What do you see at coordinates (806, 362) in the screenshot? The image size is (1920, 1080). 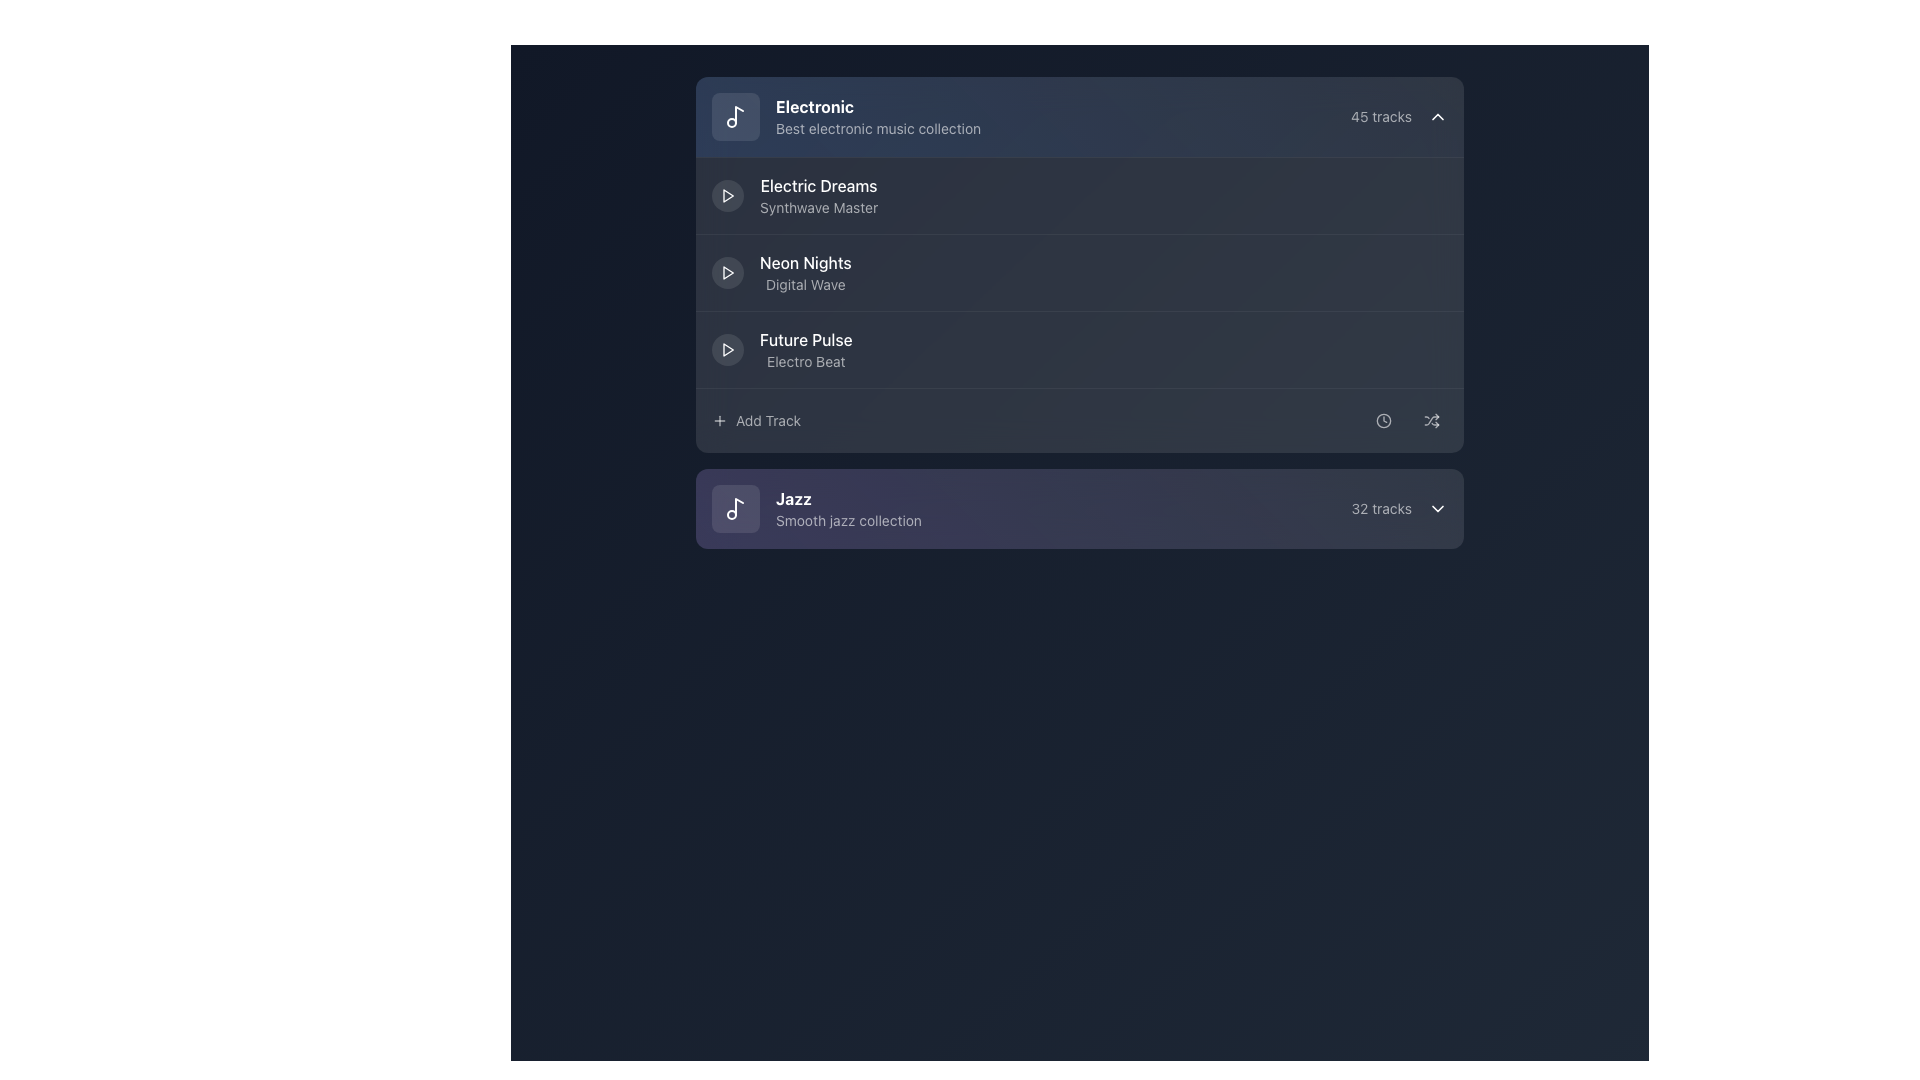 I see `the text label located directly beneath the 'Future Pulse' text in the third item of the list under the 'Electronic' category for accessibility purposes` at bounding box center [806, 362].